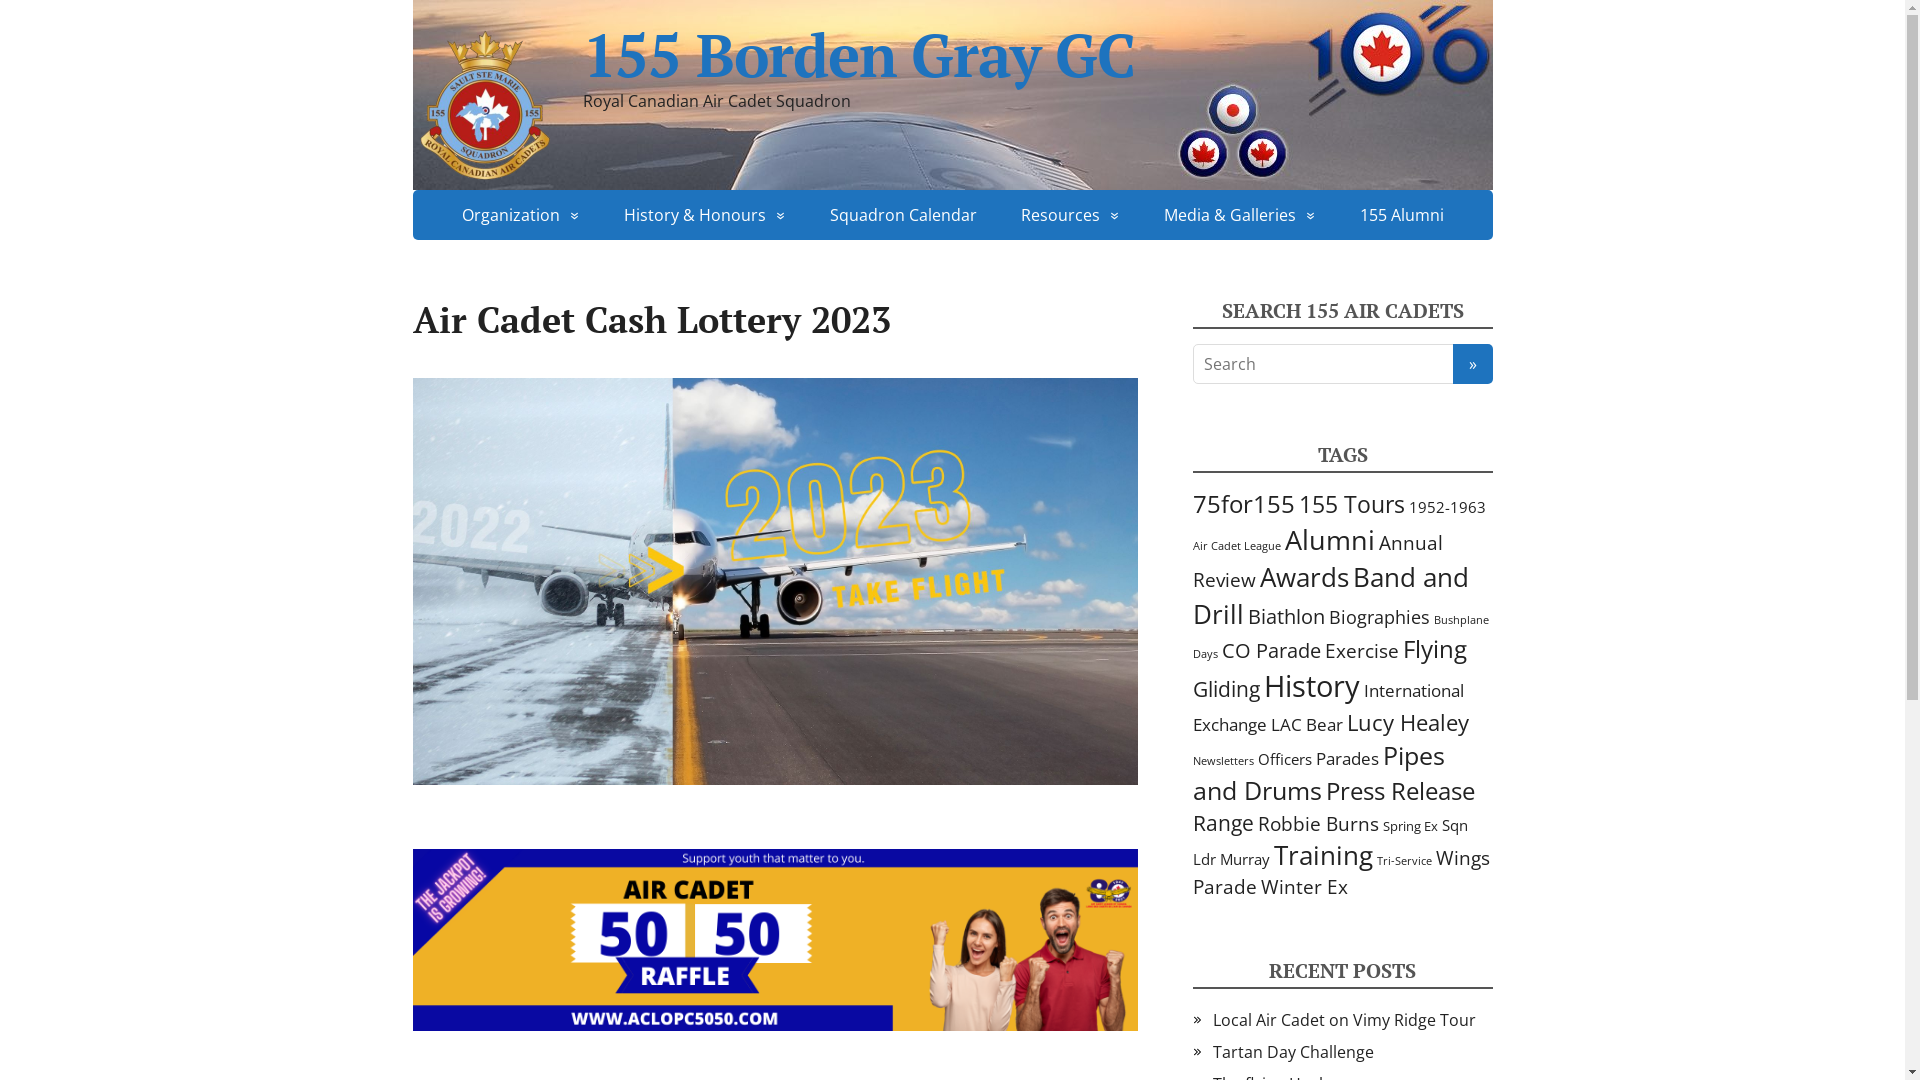 Image resolution: width=1920 pixels, height=1080 pixels. Describe the element at coordinates (1272, 855) in the screenshot. I see `'Training'` at that location.